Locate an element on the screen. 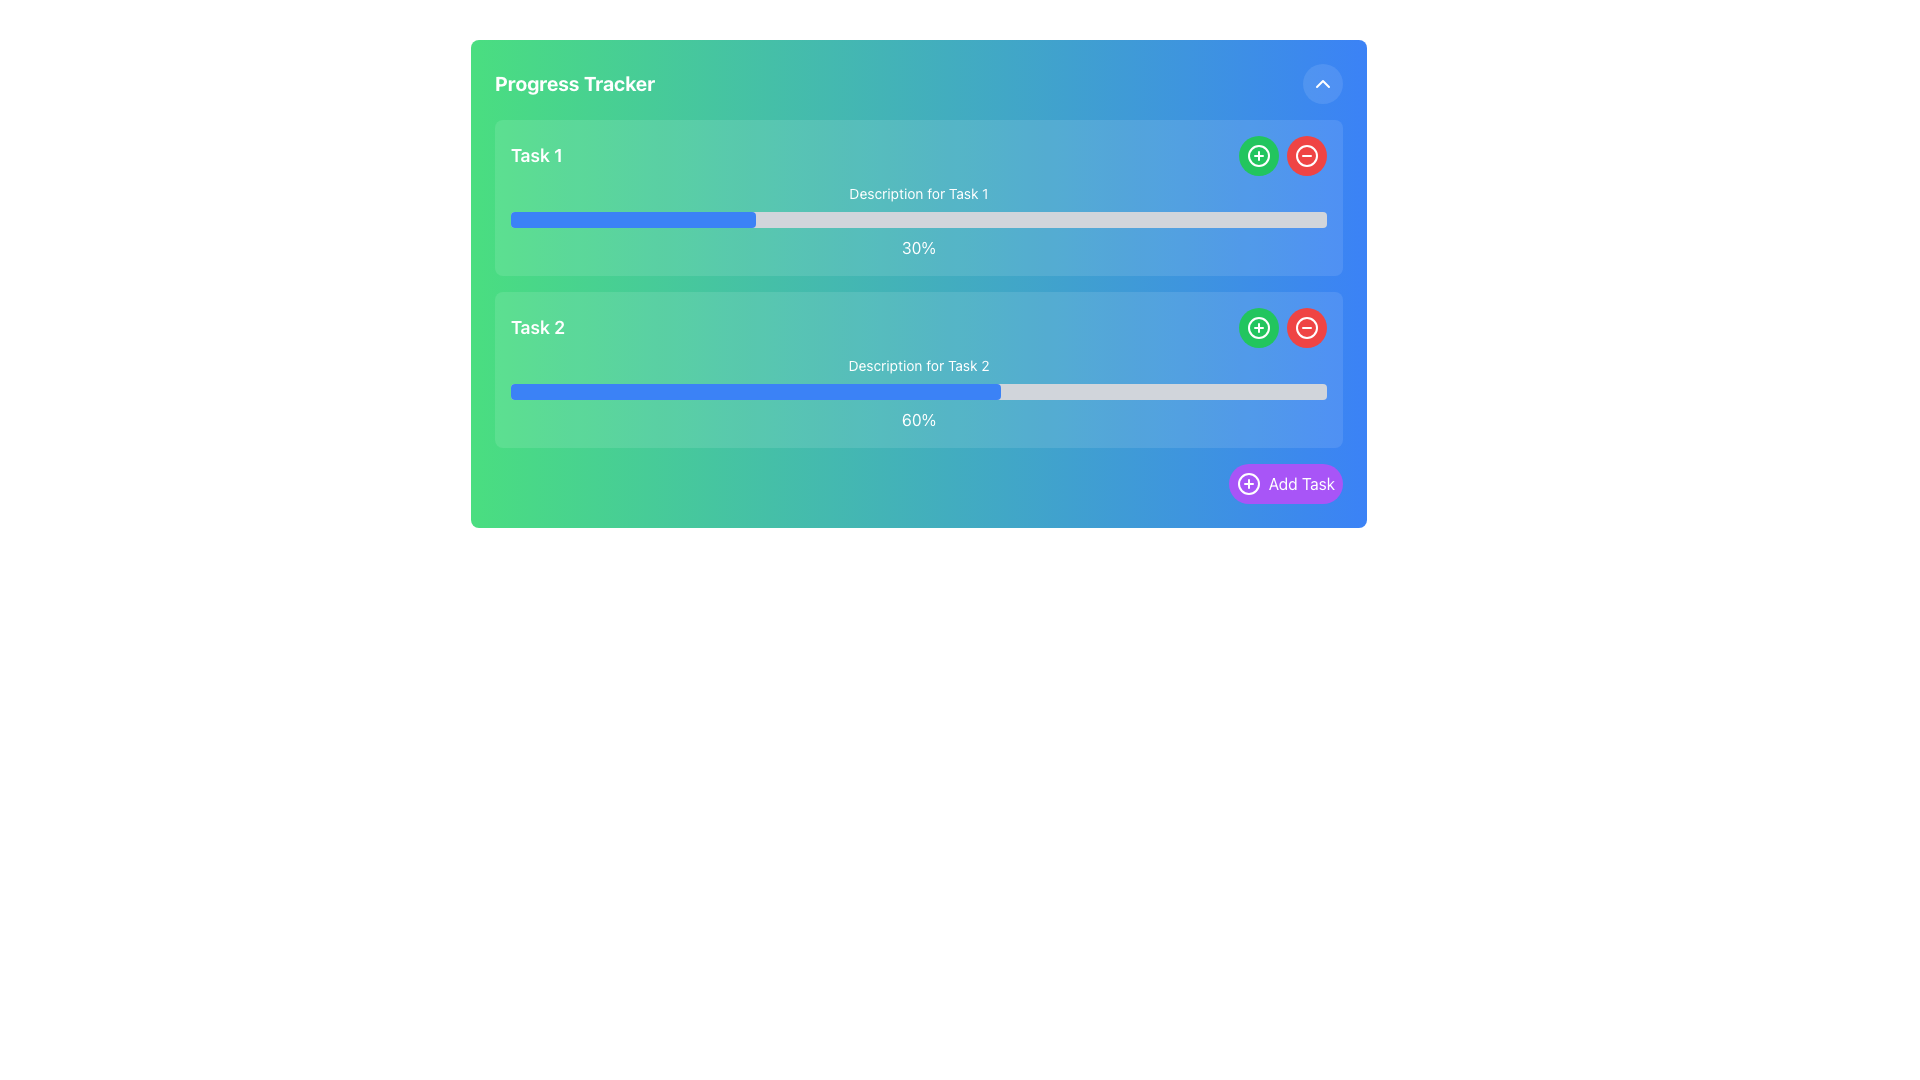 The image size is (1920, 1080). the text label reading 'Description for Task 1' that is centrally aligned within the task card for 'Task 1' is located at coordinates (917, 193).